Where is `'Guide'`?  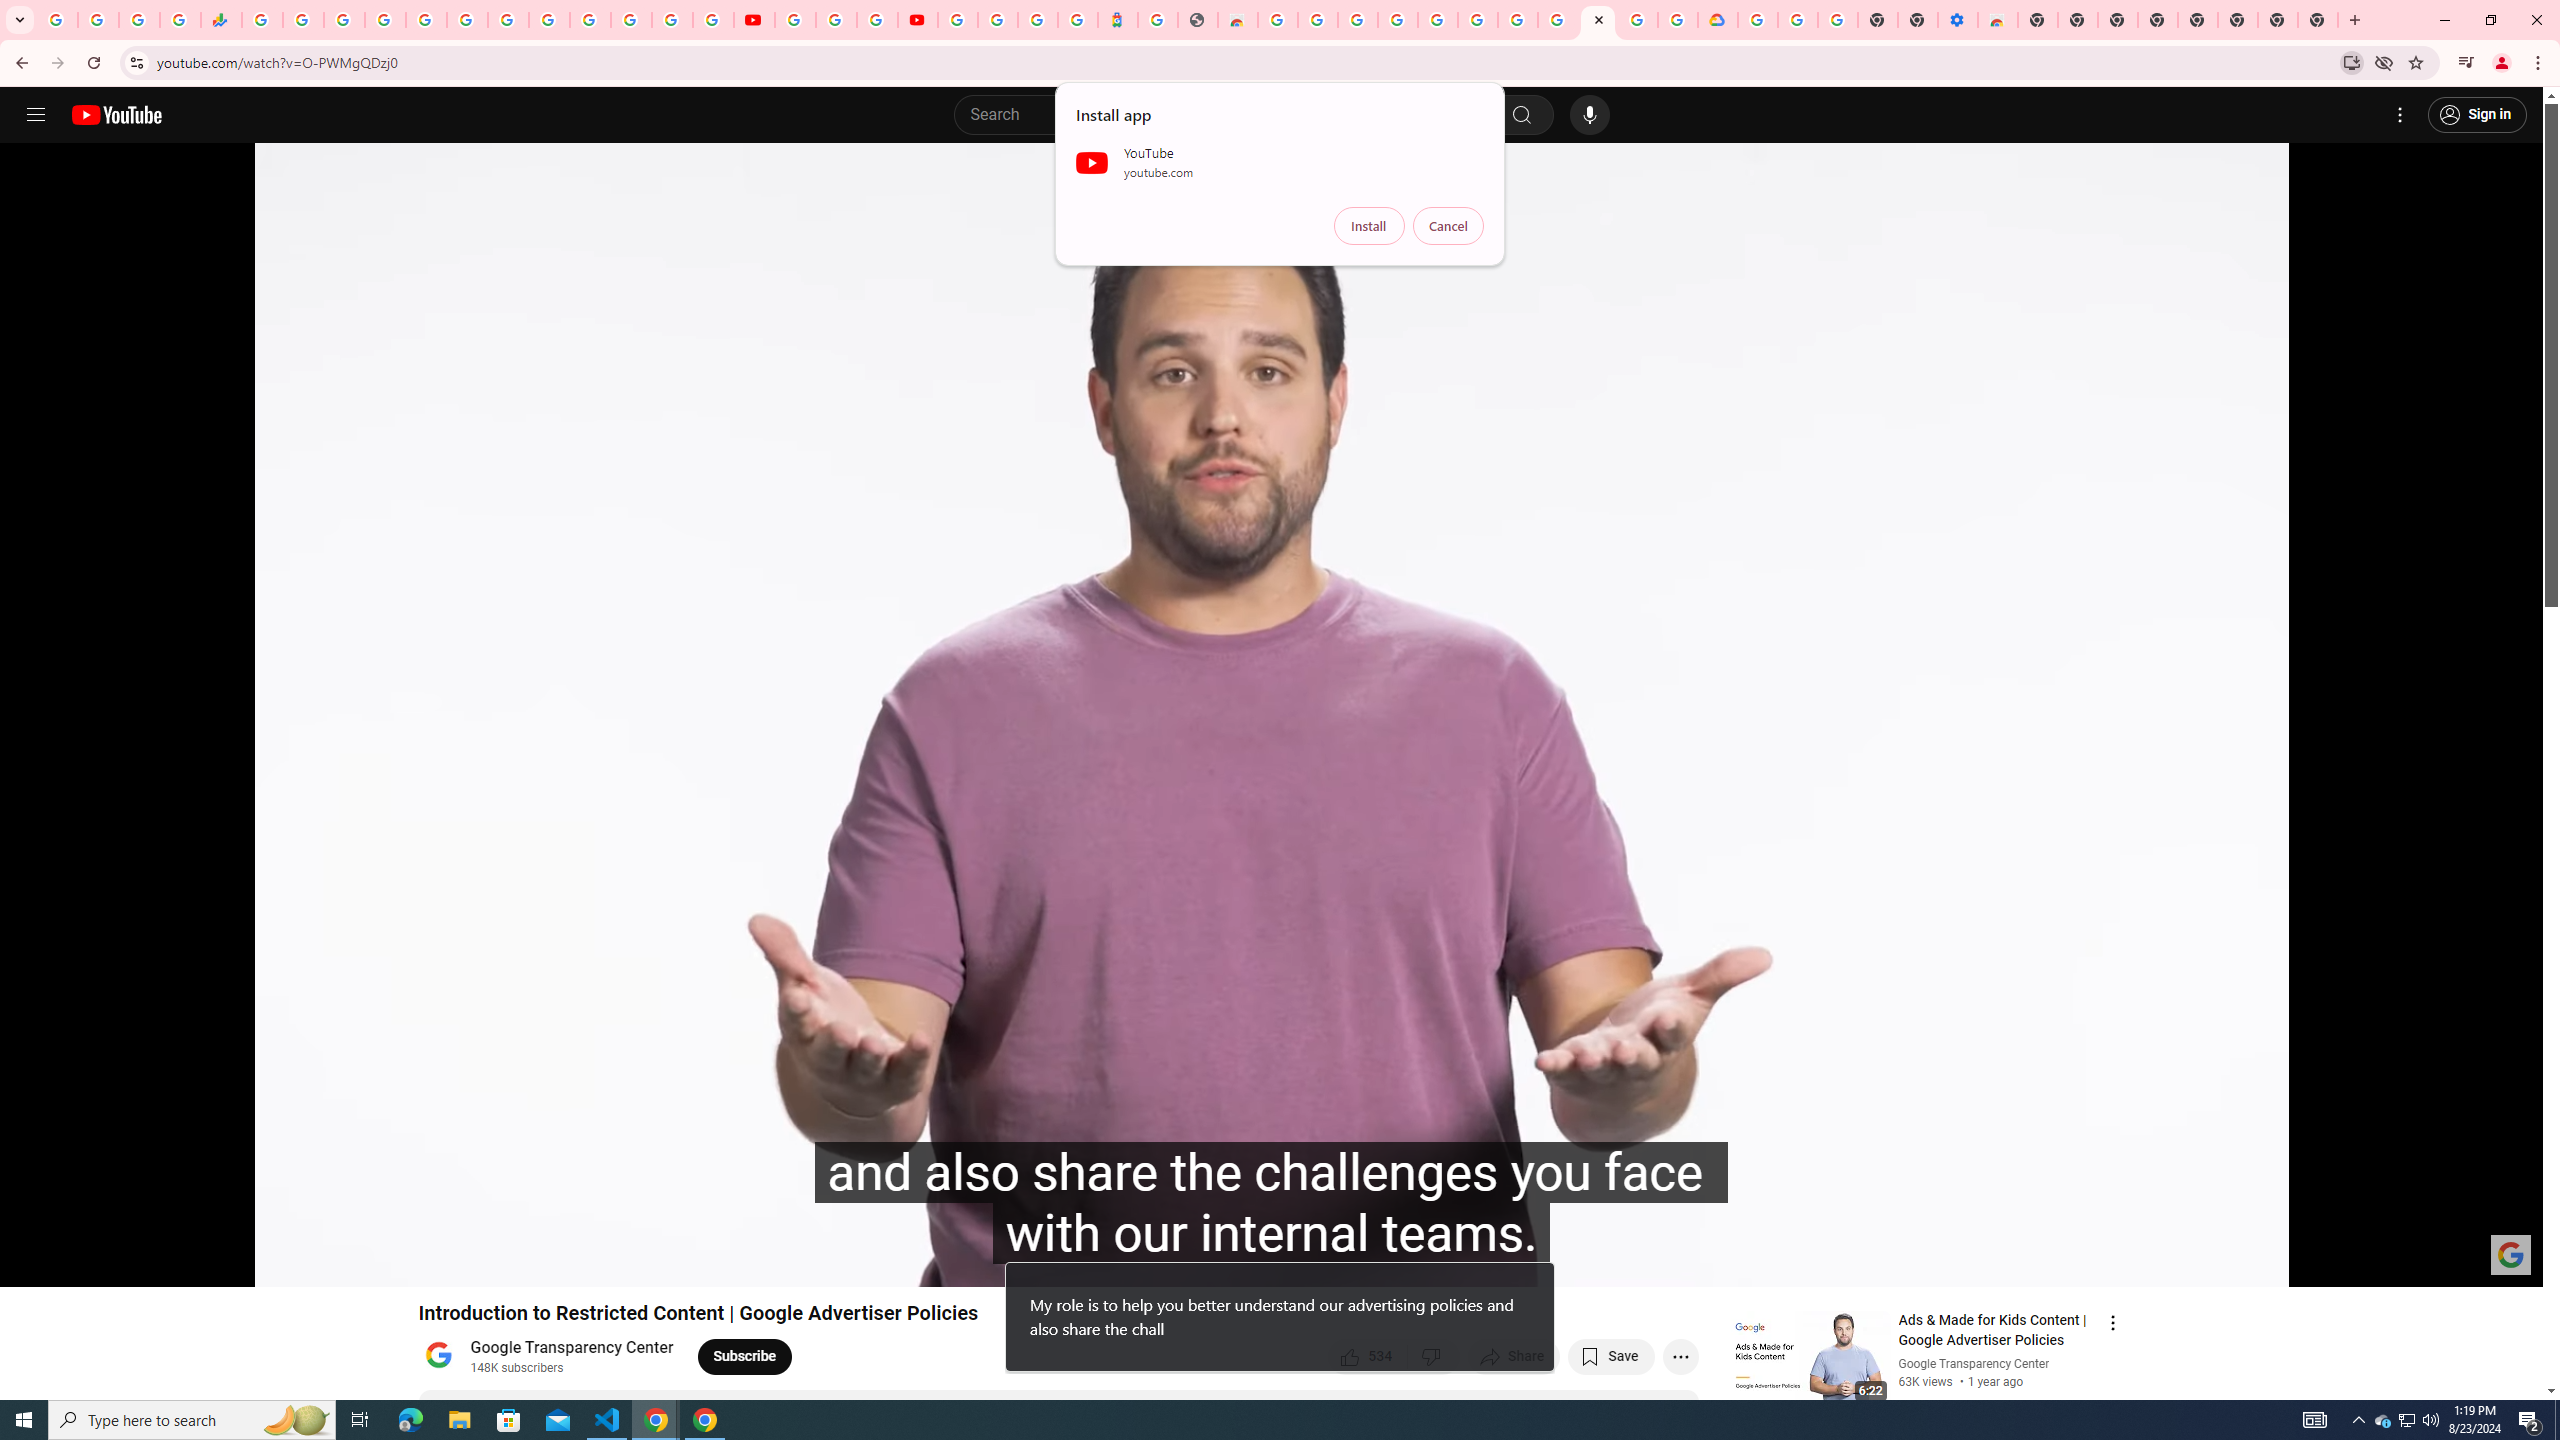
'Guide' is located at coordinates (34, 114).